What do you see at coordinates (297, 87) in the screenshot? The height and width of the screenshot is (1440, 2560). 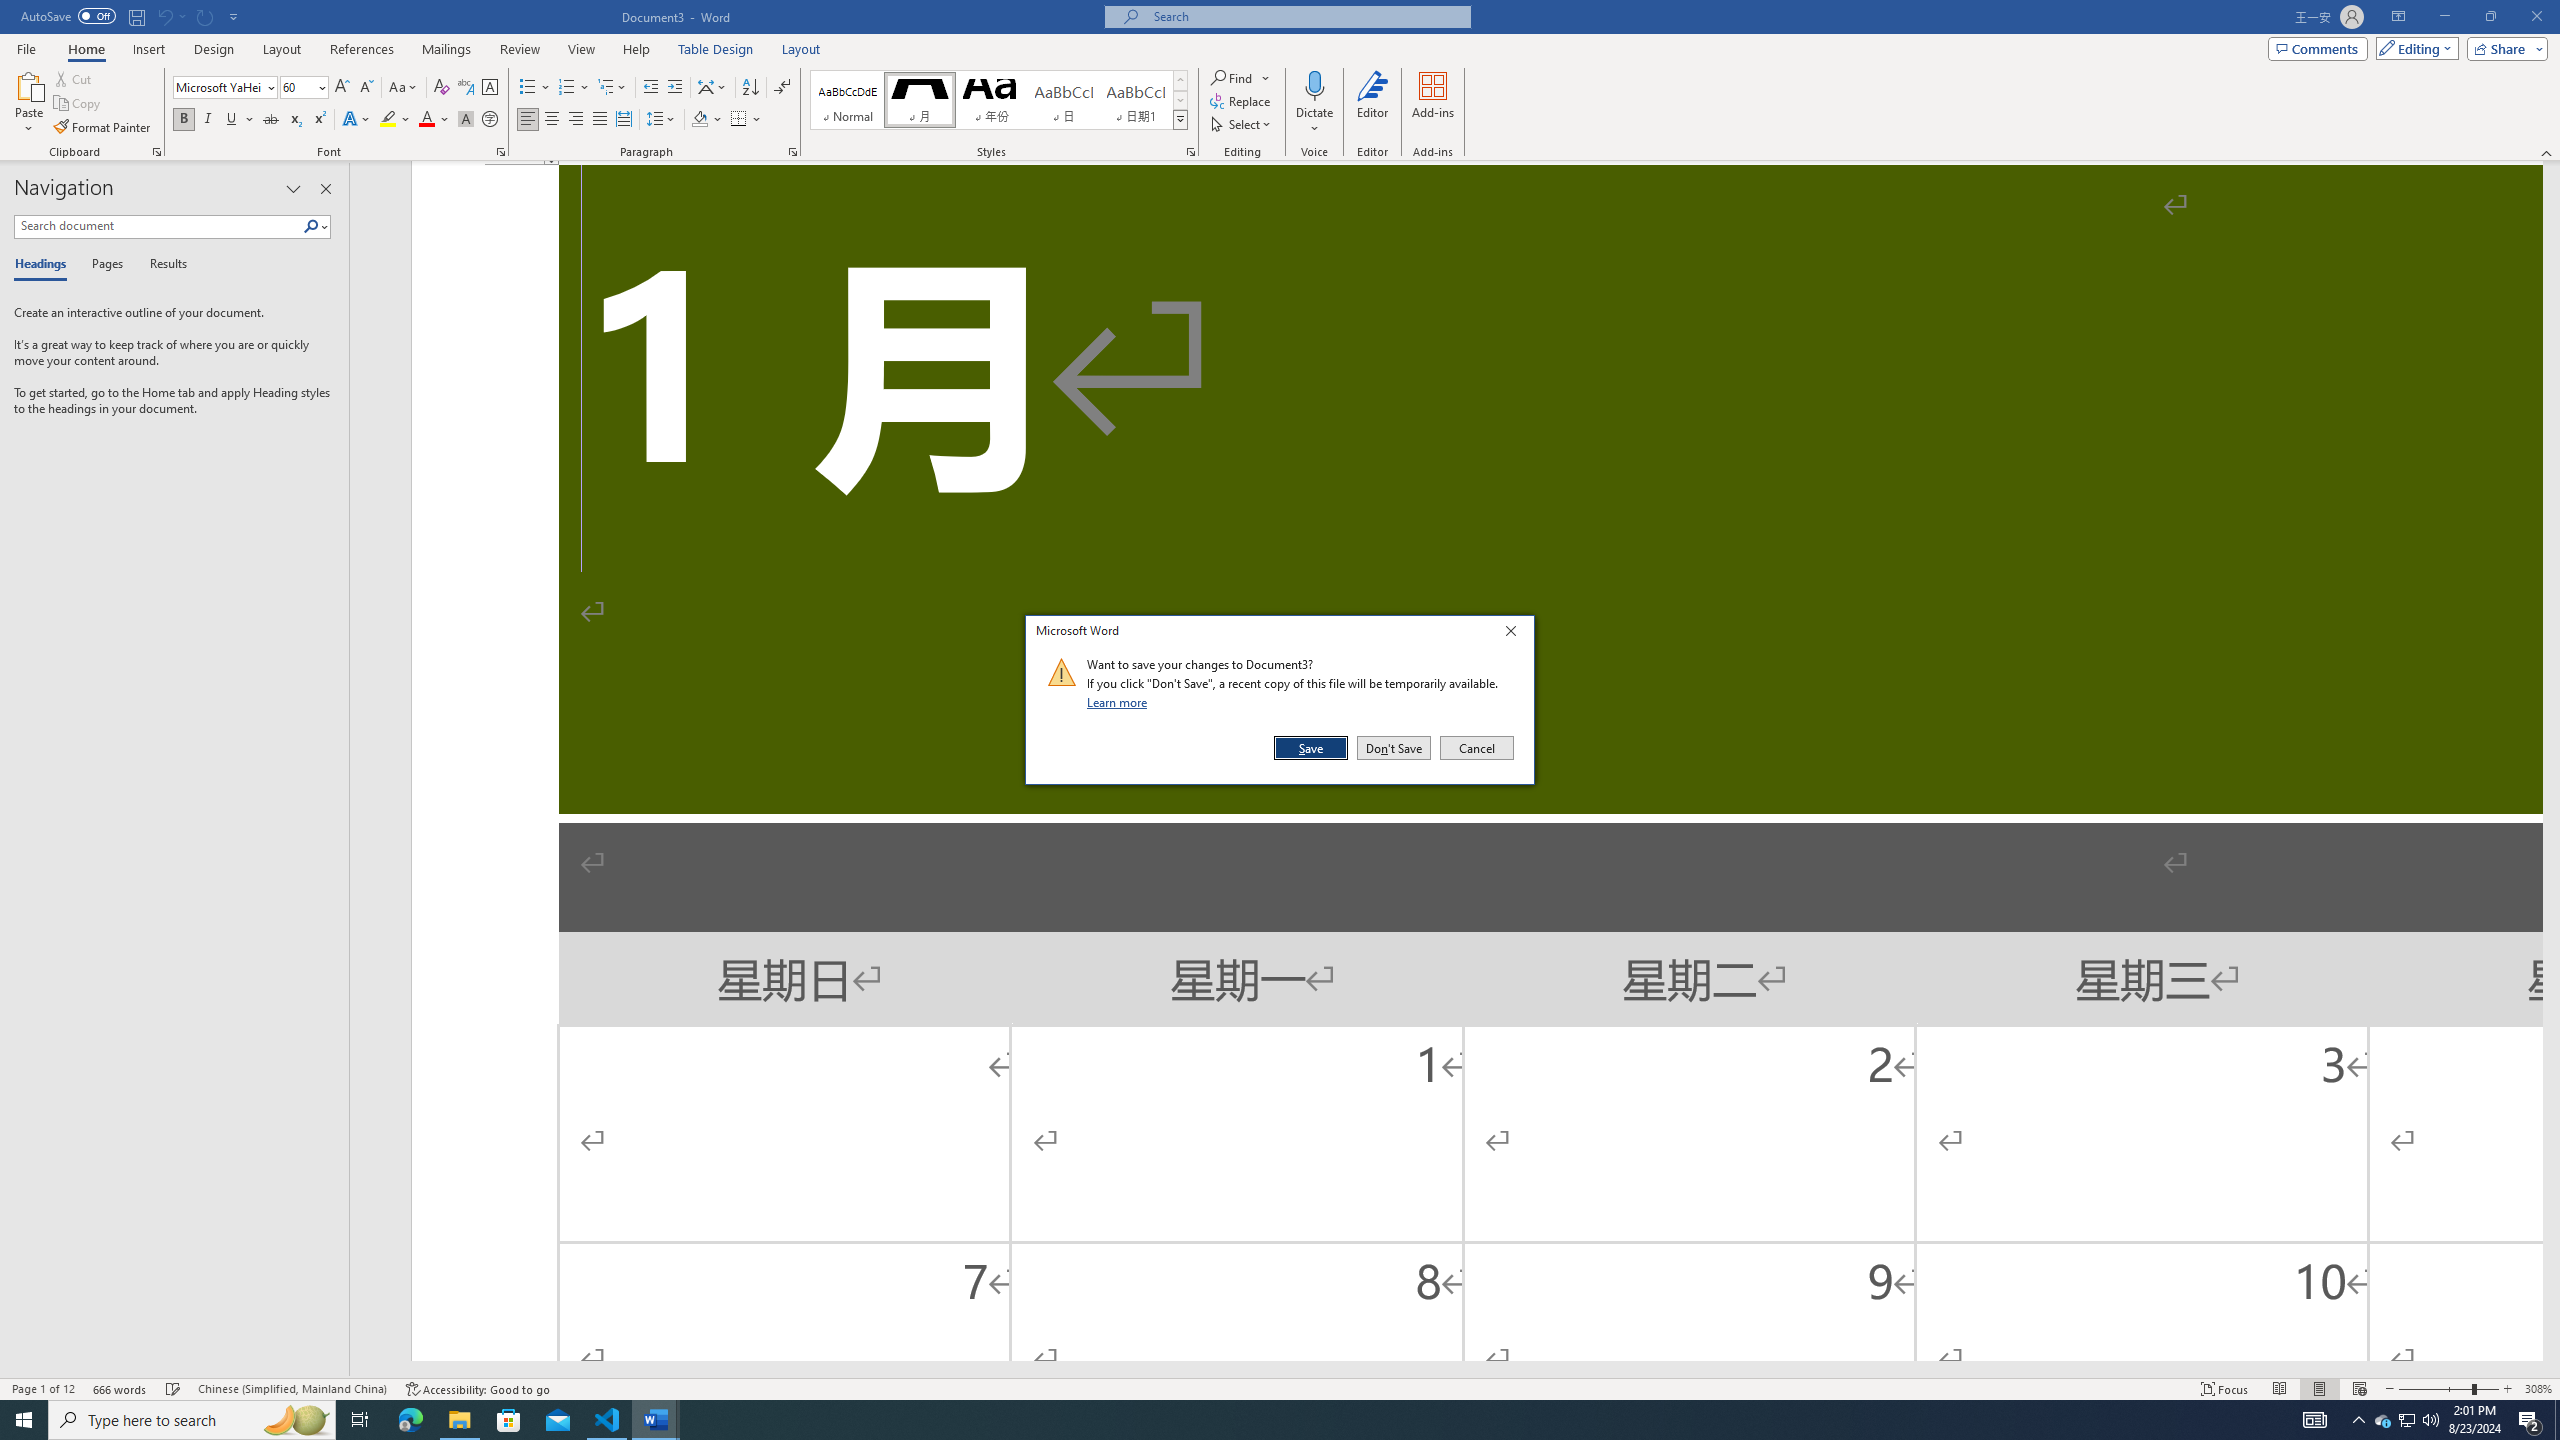 I see `'Font Size'` at bounding box center [297, 87].